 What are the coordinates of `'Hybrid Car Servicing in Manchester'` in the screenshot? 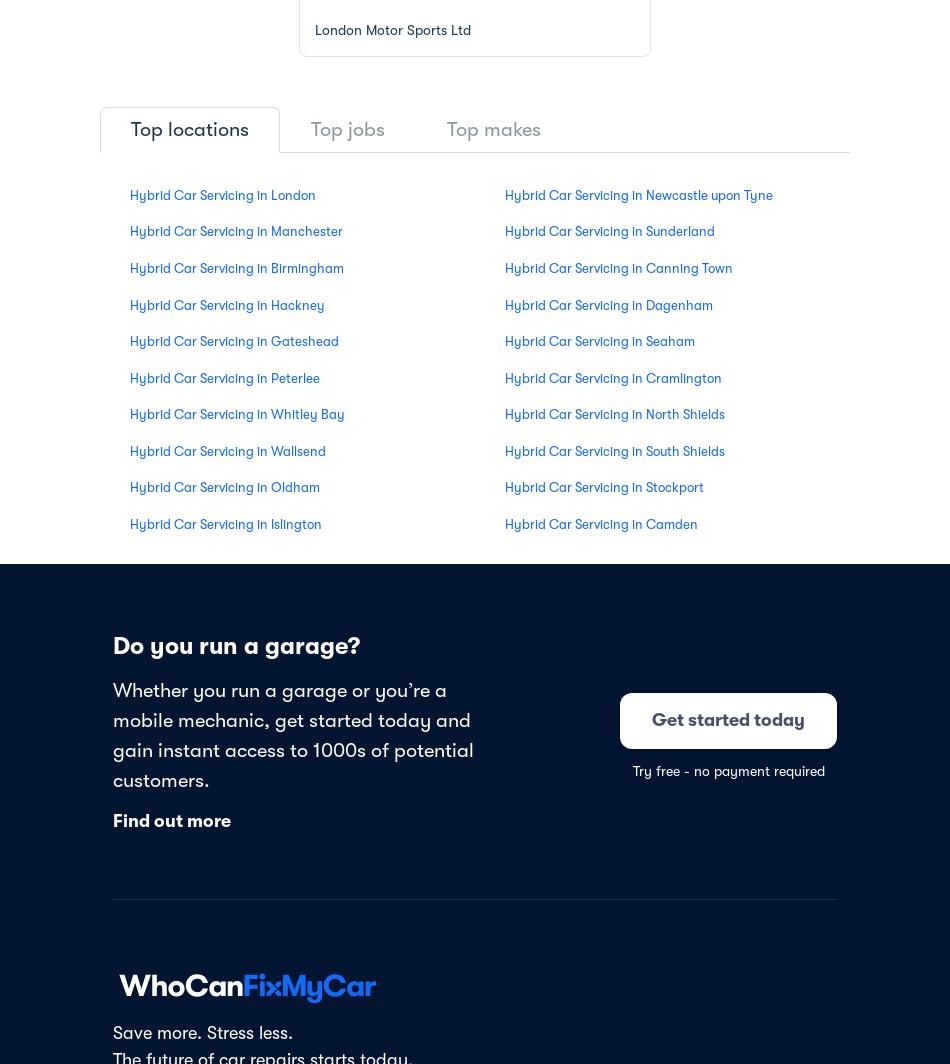 It's located at (129, 231).